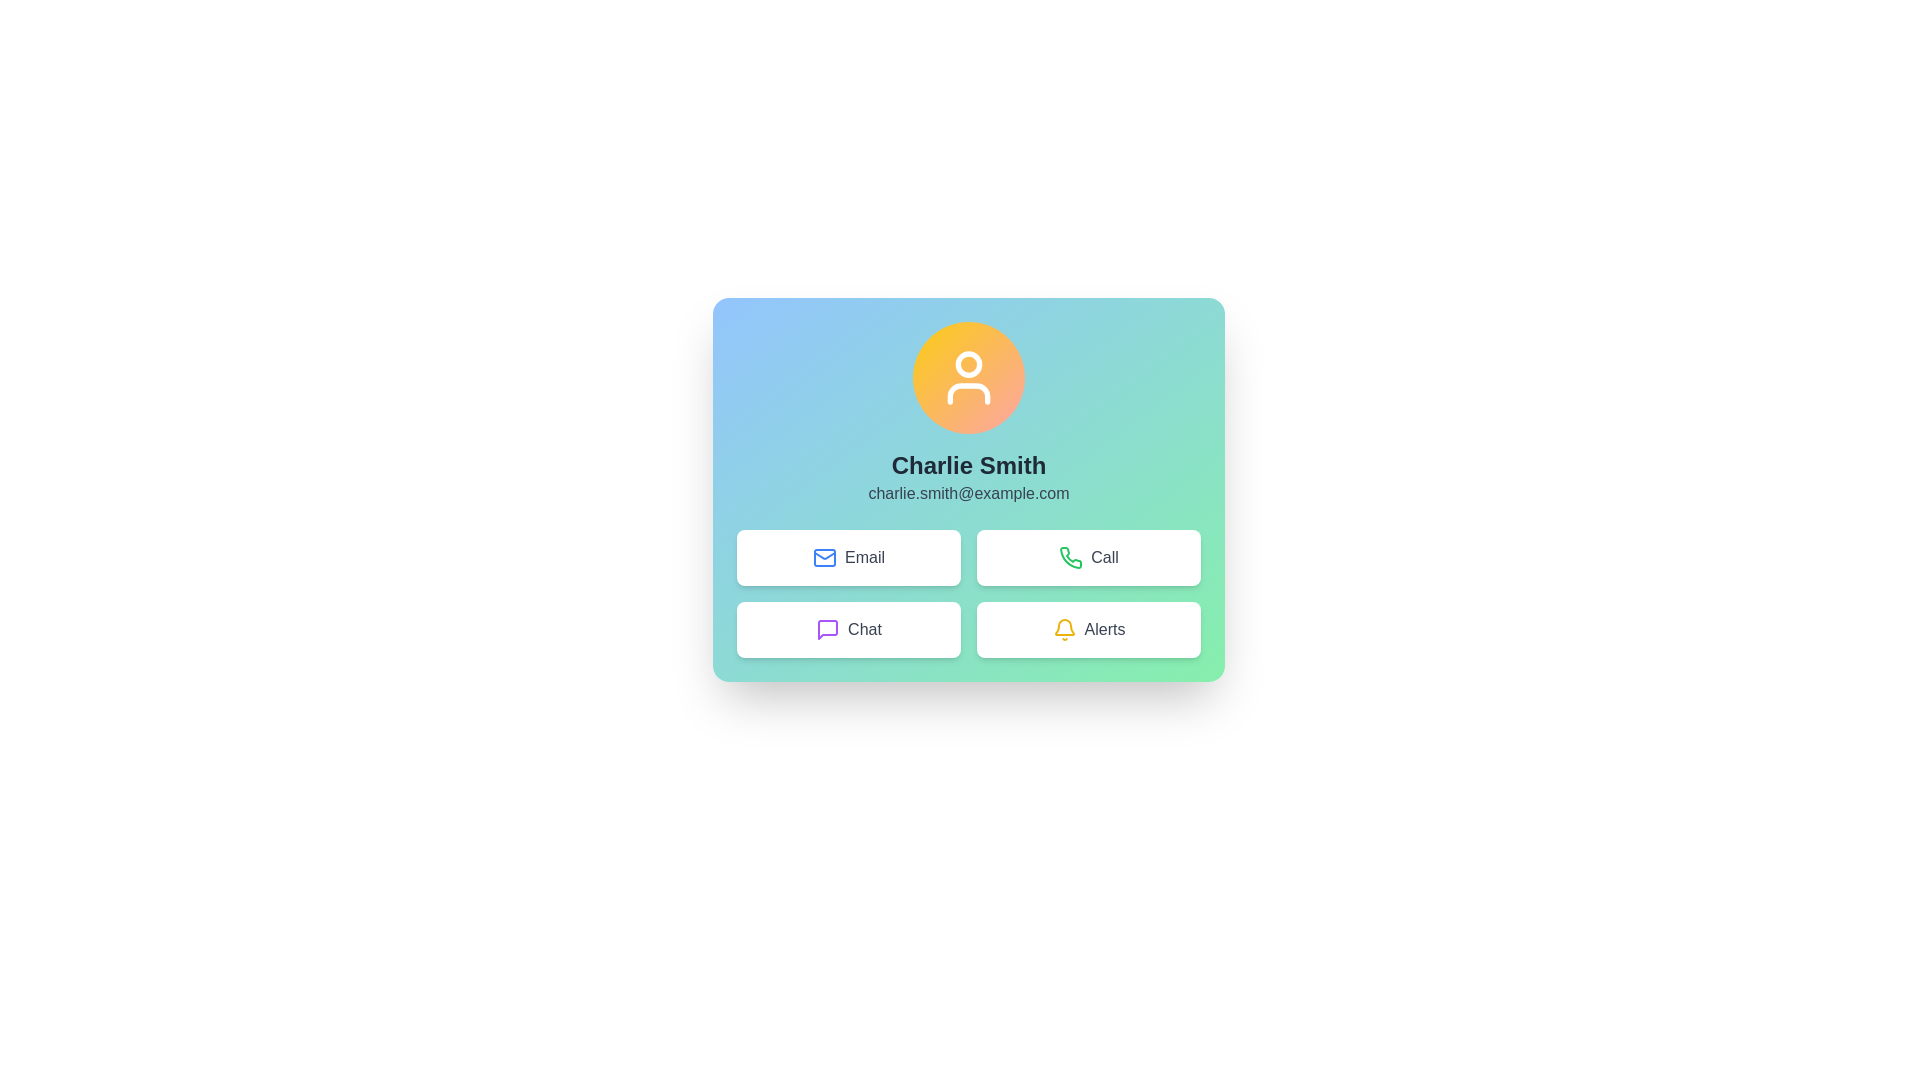 This screenshot has width=1920, height=1080. Describe the element at coordinates (828, 628) in the screenshot. I see `the chat icon located in the bottom-left quadrant of the interface, adjacent to the 'Chat' button text` at that location.